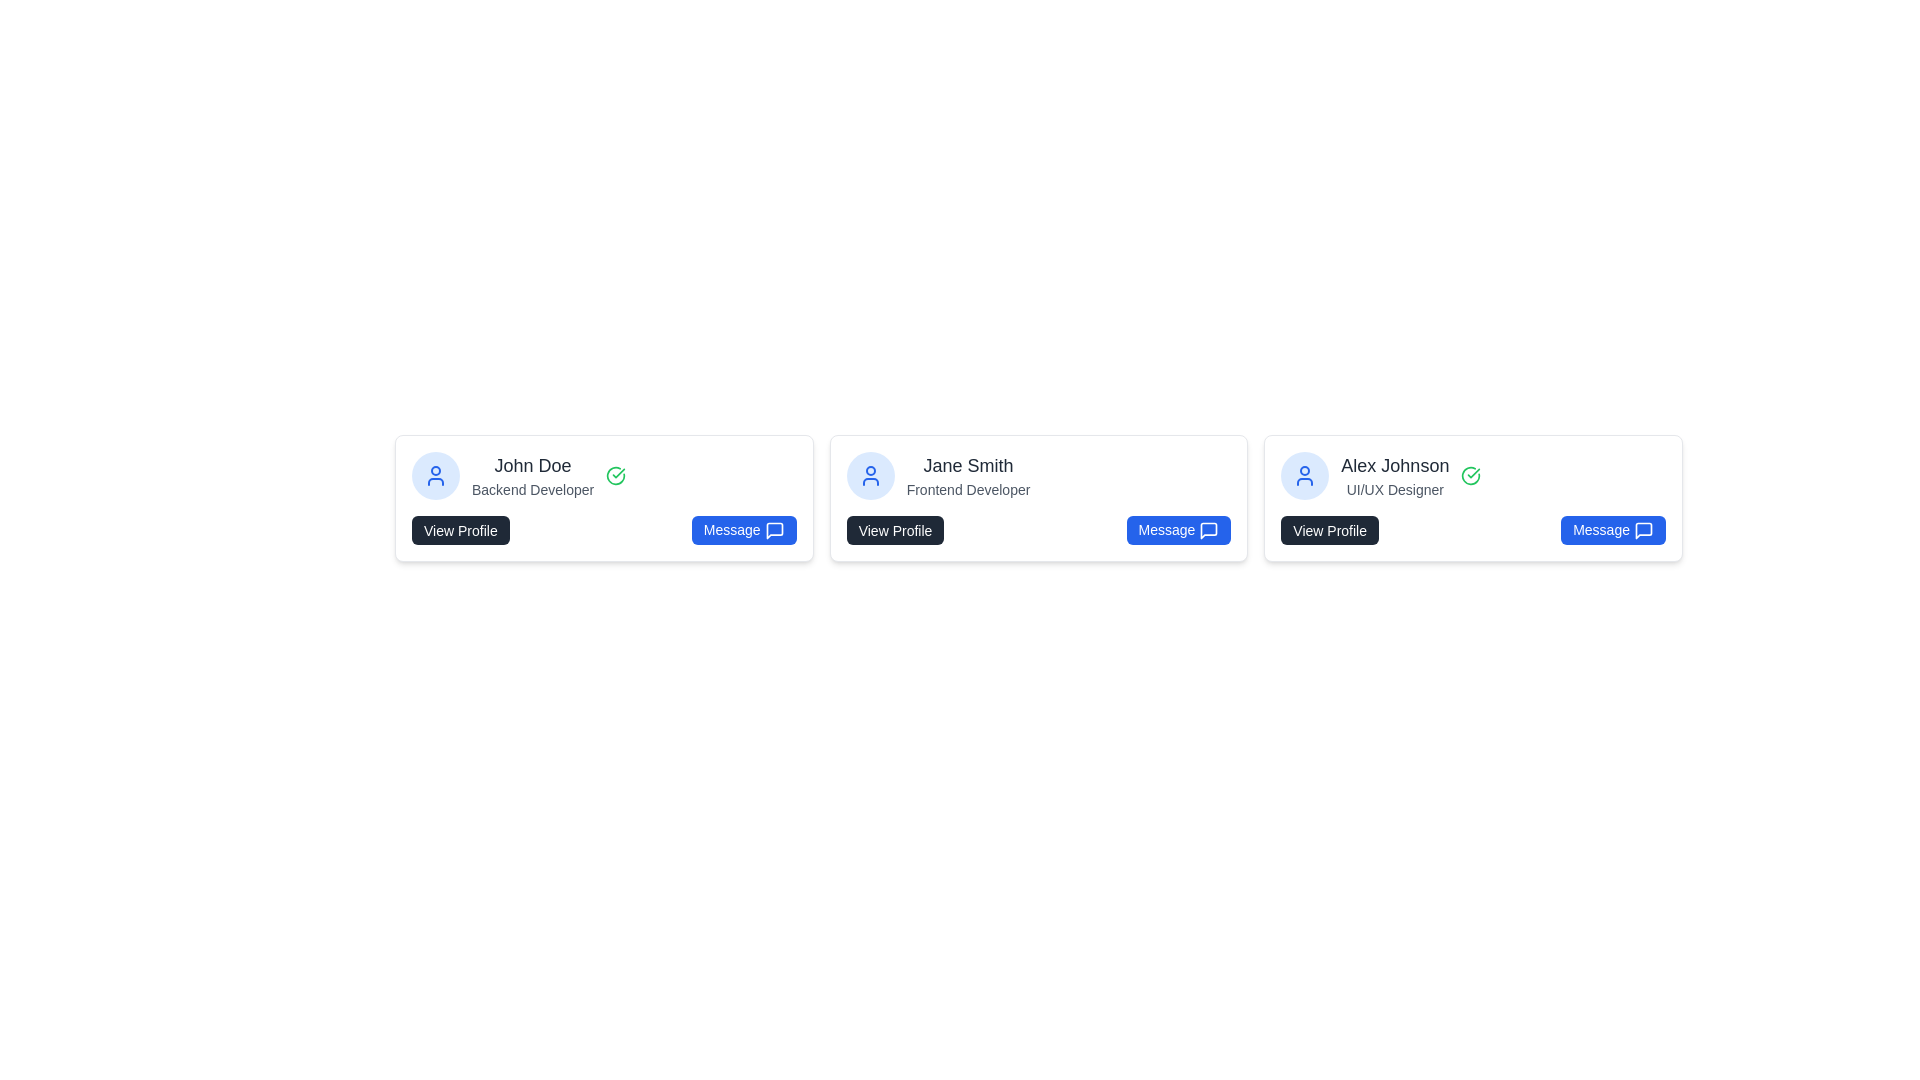  What do you see at coordinates (1330, 529) in the screenshot?
I see `the button` at bounding box center [1330, 529].